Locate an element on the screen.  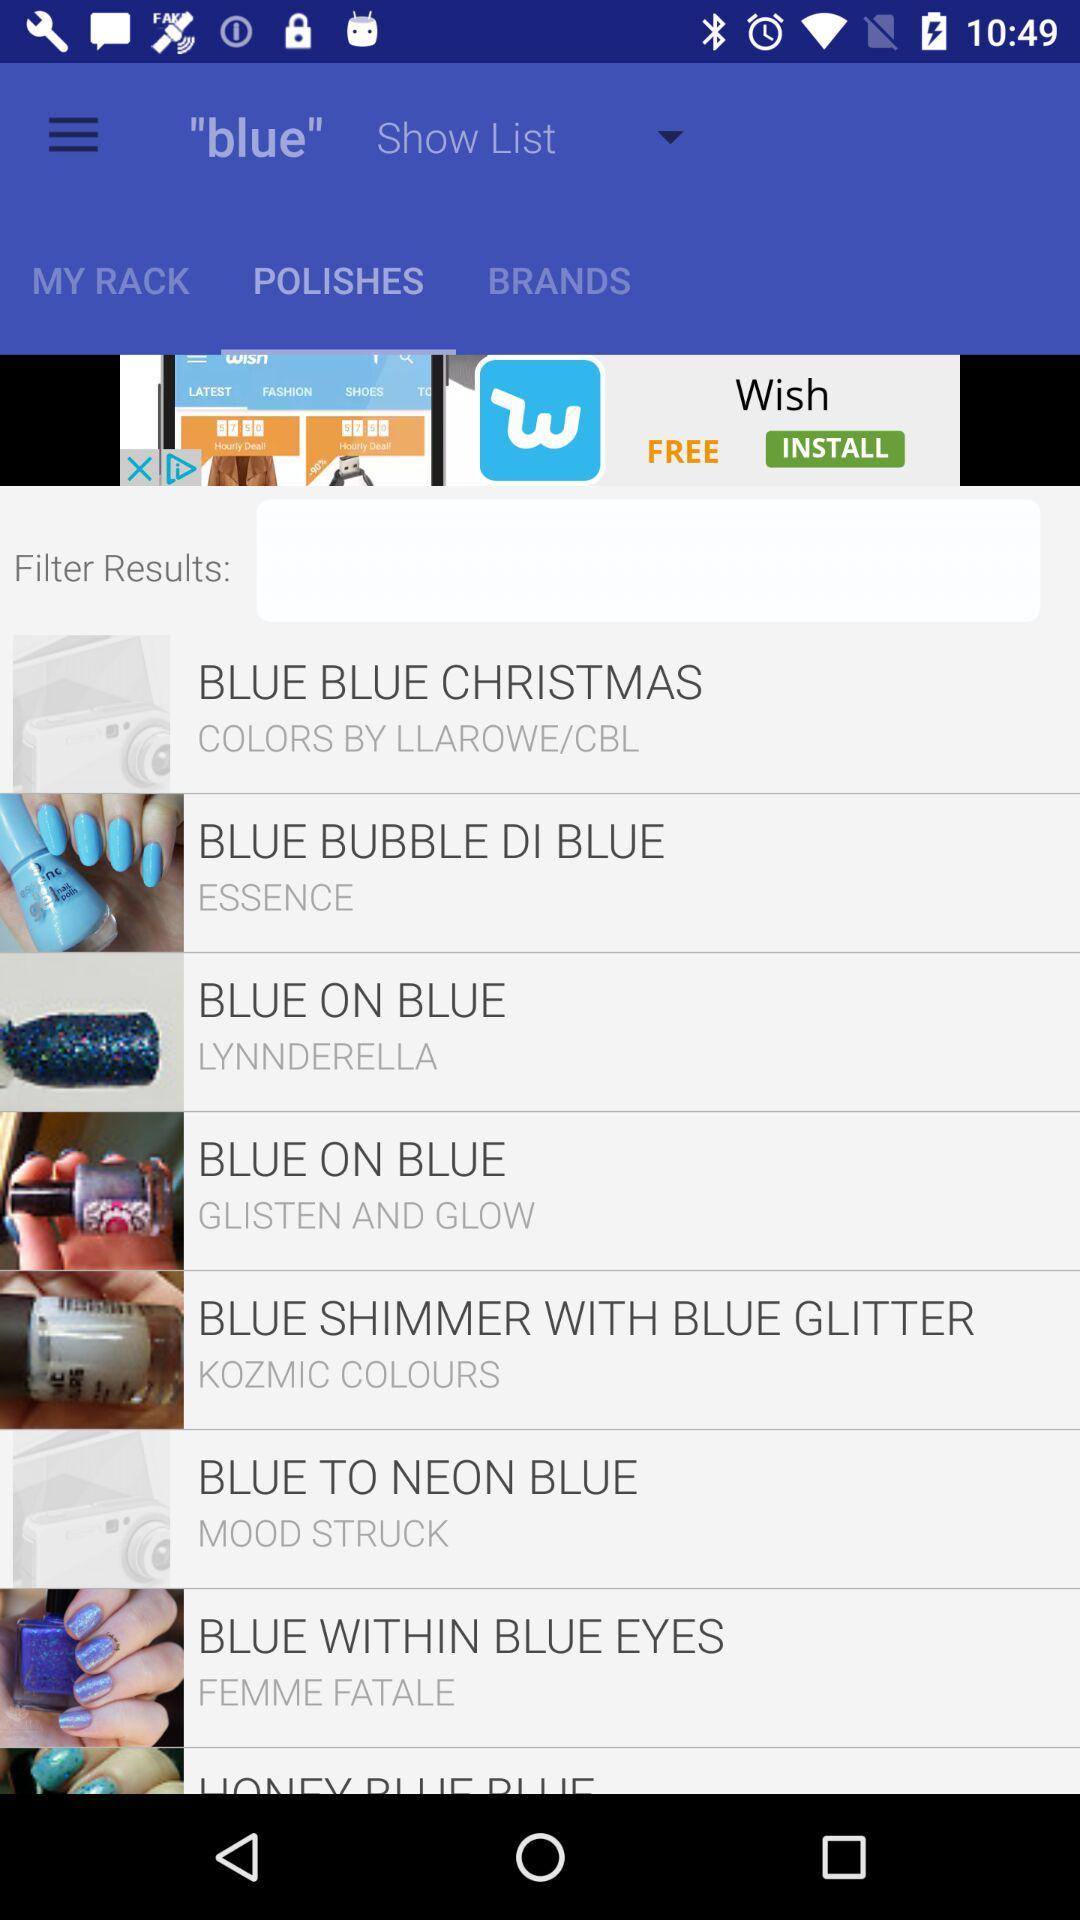
advertisement is located at coordinates (540, 419).